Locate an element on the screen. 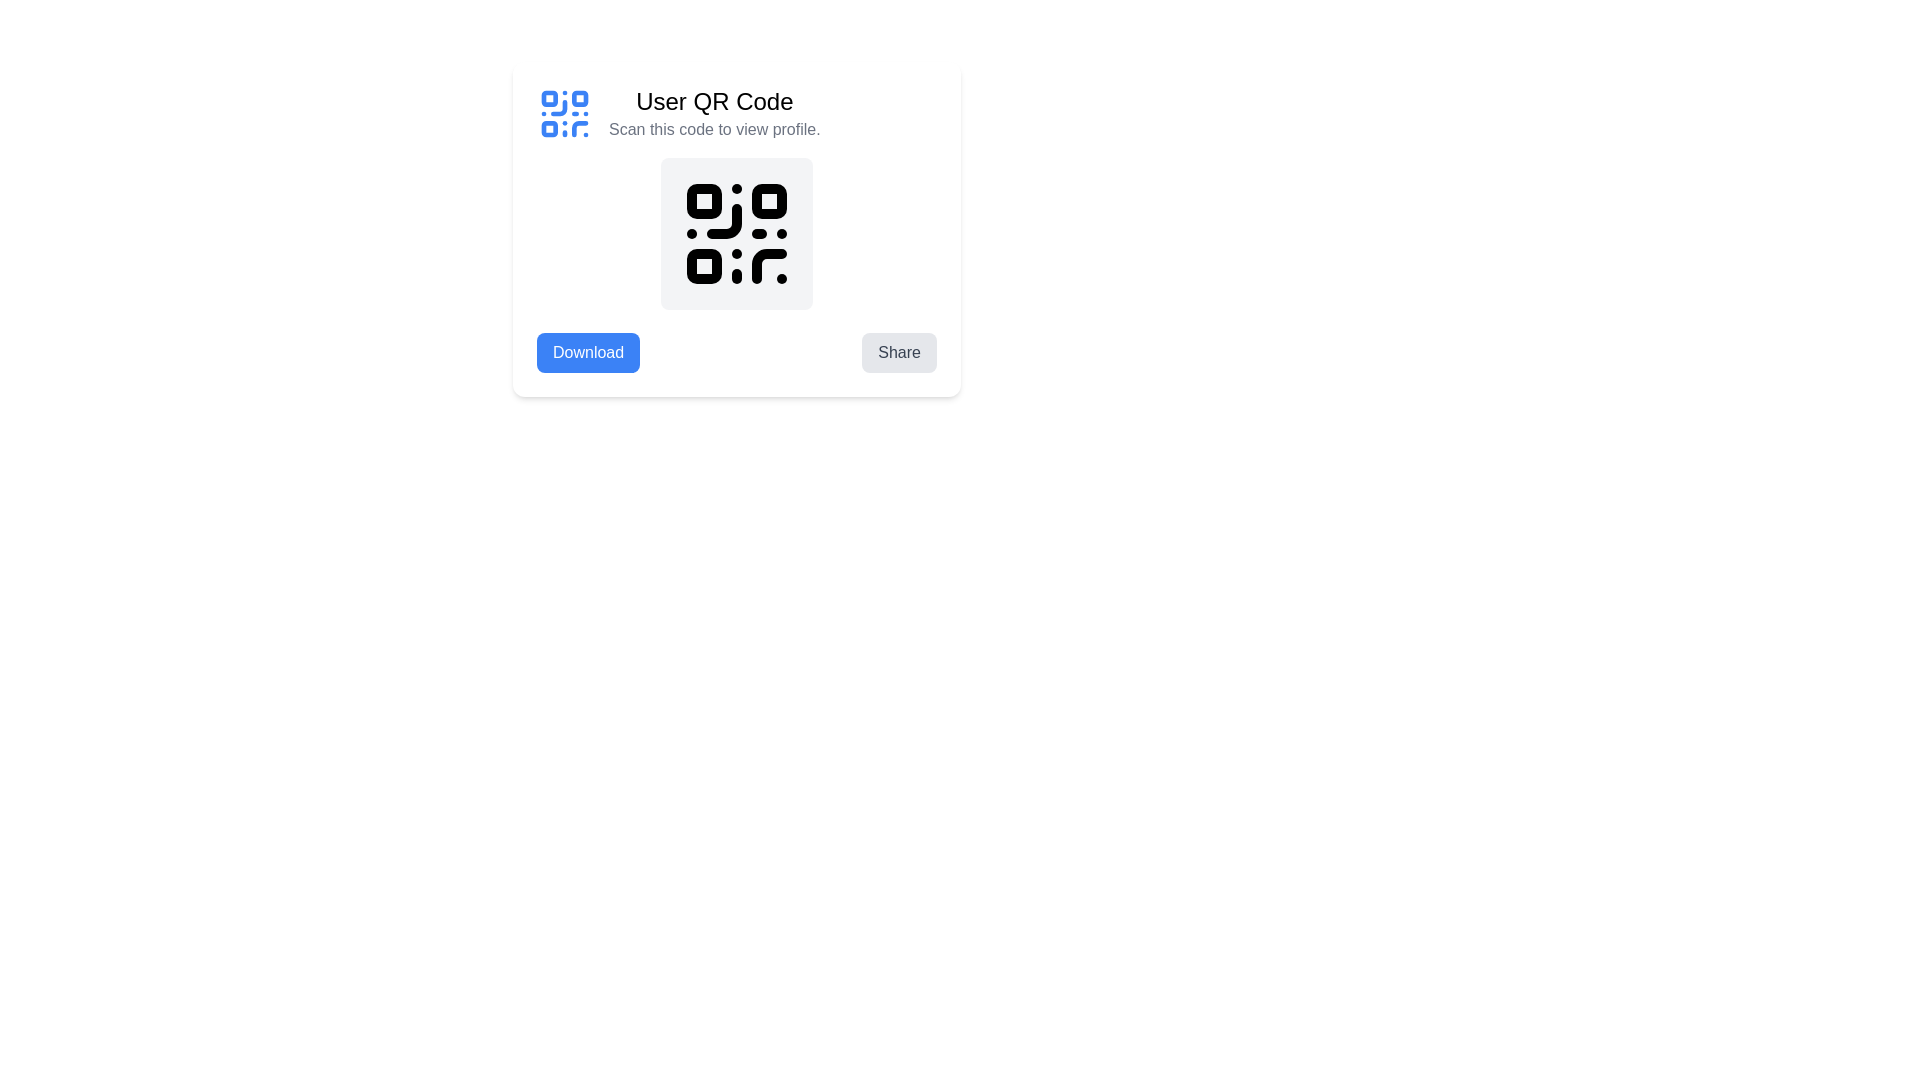 The height and width of the screenshot is (1080, 1920). the curved pattern icon located in the upper half of the QR code graphic, situated on the left side among other QR code components is located at coordinates (723, 221).